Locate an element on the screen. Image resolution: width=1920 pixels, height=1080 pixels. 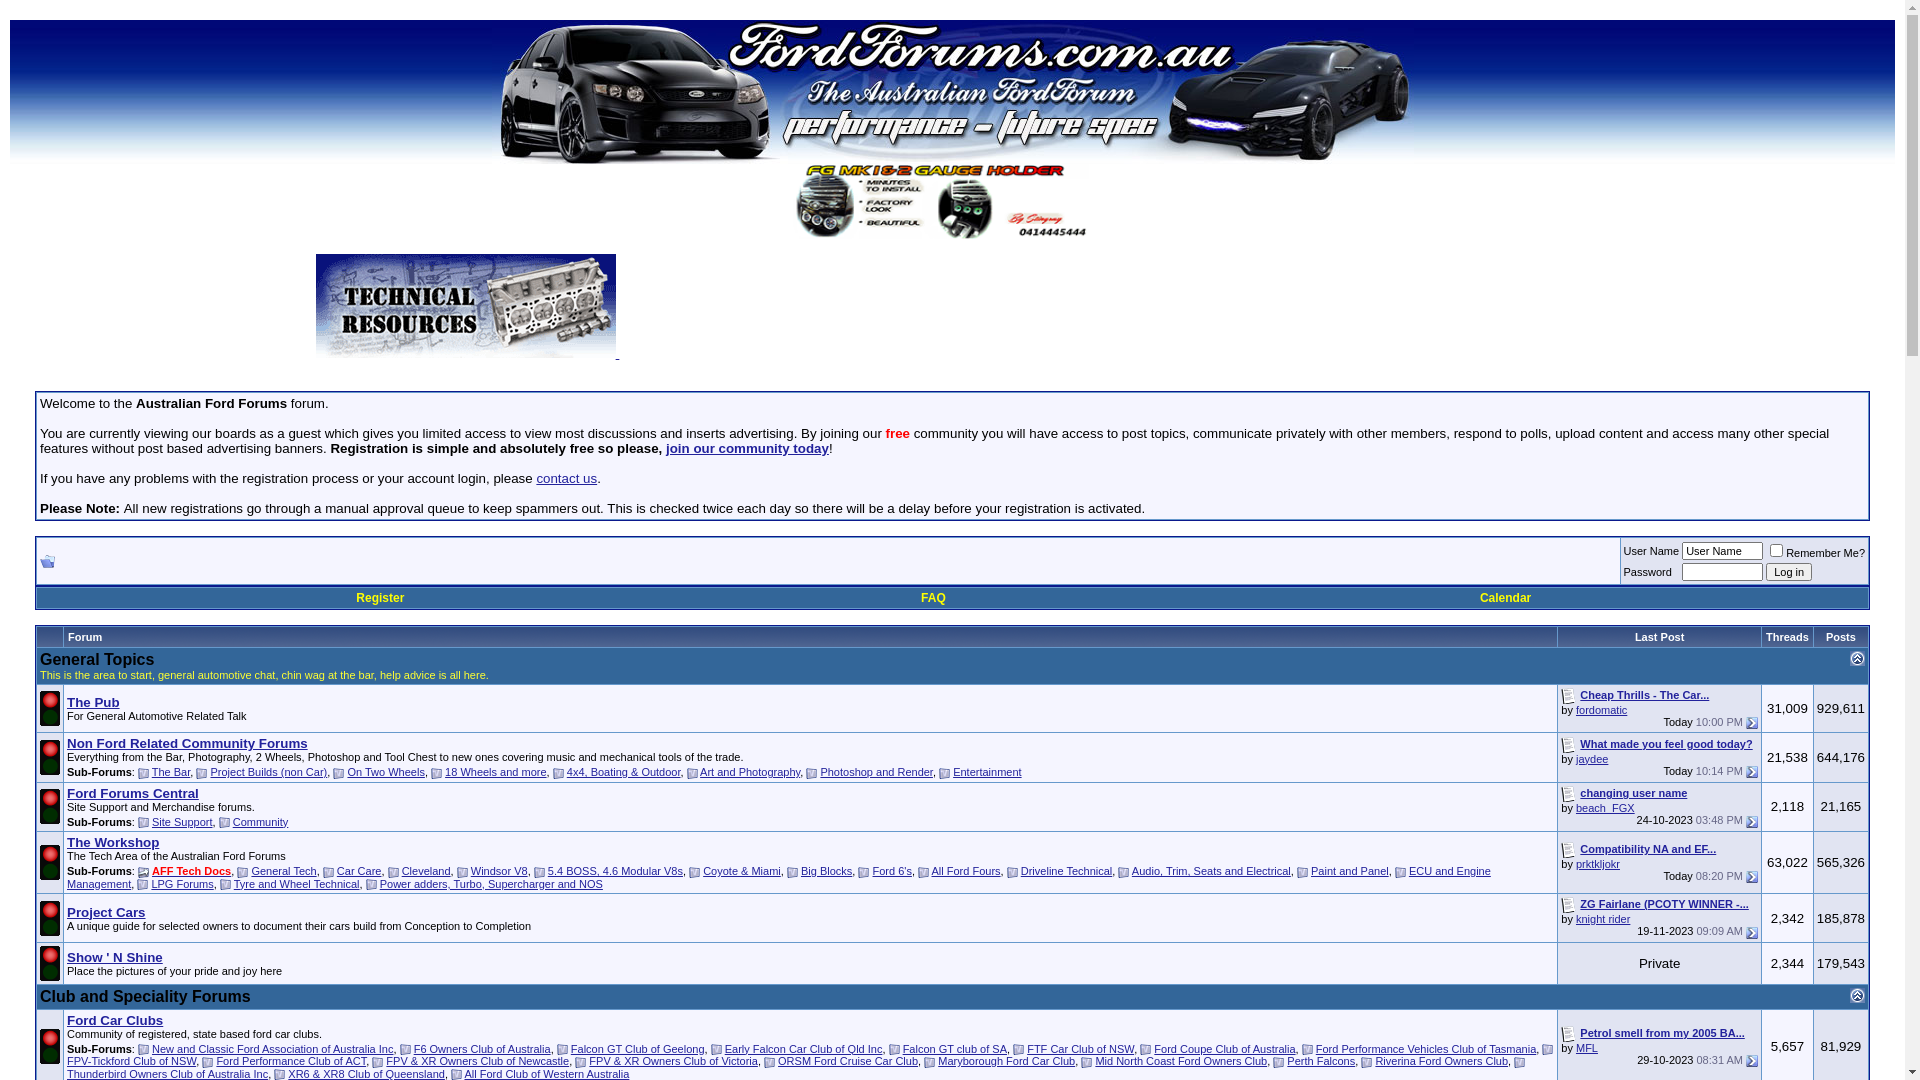
'Calendar' is located at coordinates (1505, 596).